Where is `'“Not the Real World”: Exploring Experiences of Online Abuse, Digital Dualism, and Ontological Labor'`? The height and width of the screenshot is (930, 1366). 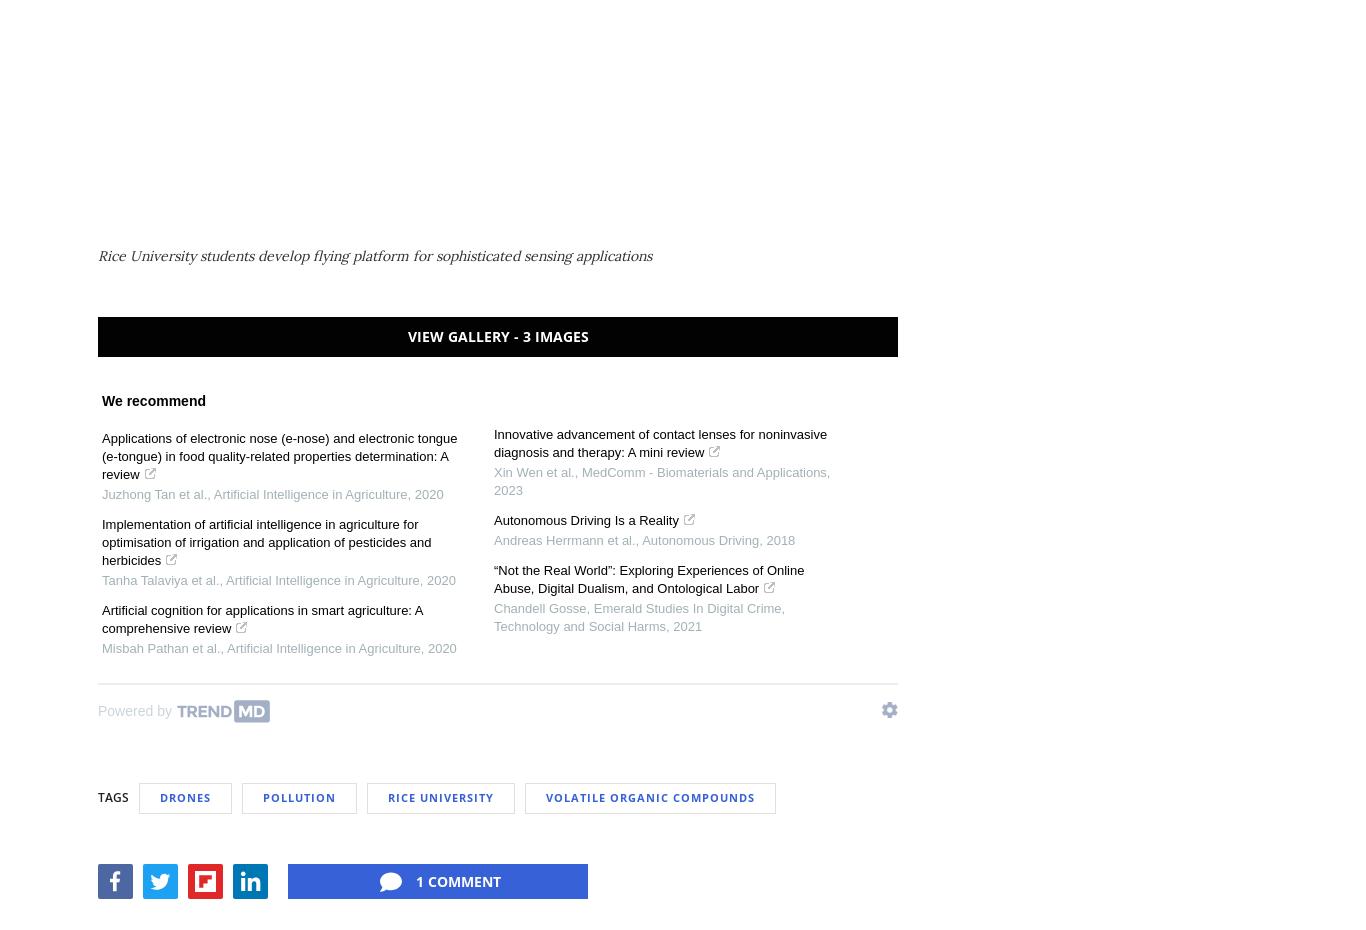 '“Not the Real World”: Exploring Experiences of Online Abuse, Digital Dualism, and Ontological Labor' is located at coordinates (647, 578).